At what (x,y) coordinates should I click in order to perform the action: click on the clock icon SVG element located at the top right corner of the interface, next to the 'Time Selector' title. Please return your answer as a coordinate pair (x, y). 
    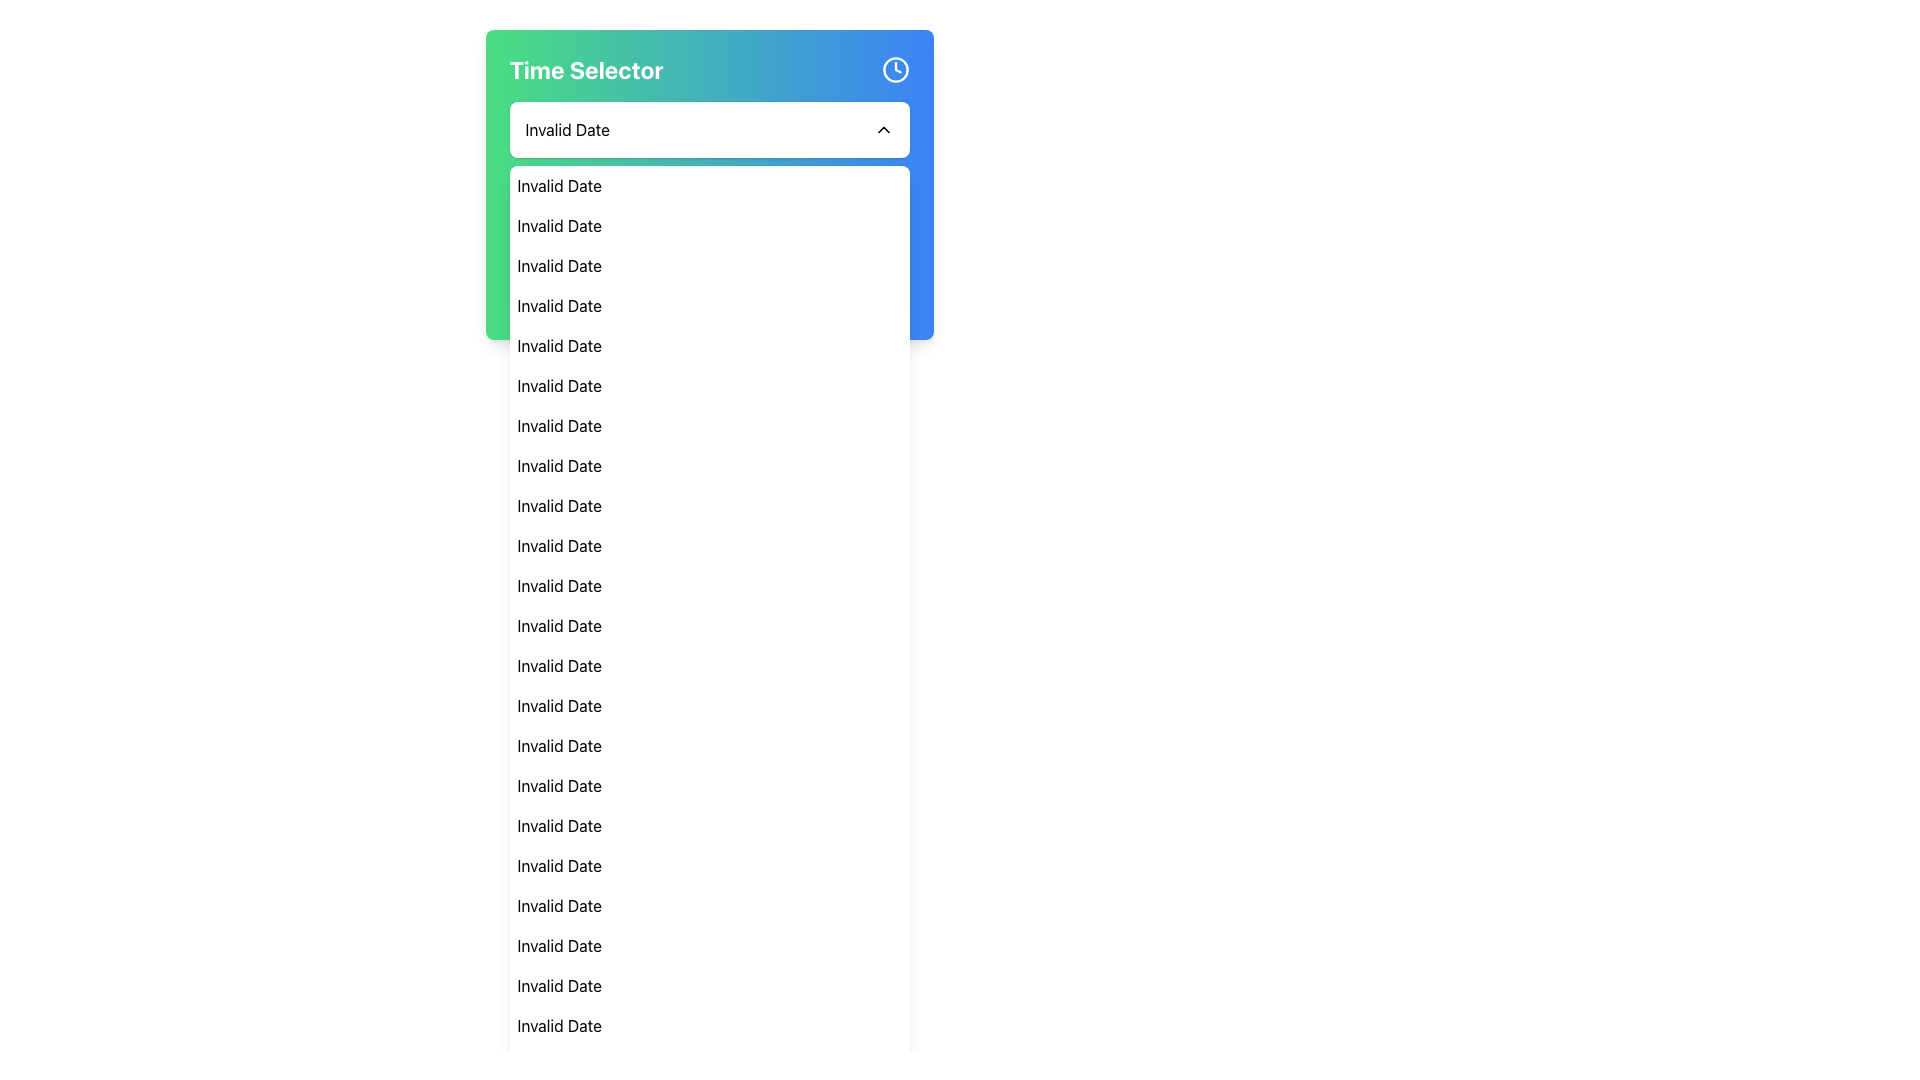
    Looking at the image, I should click on (894, 68).